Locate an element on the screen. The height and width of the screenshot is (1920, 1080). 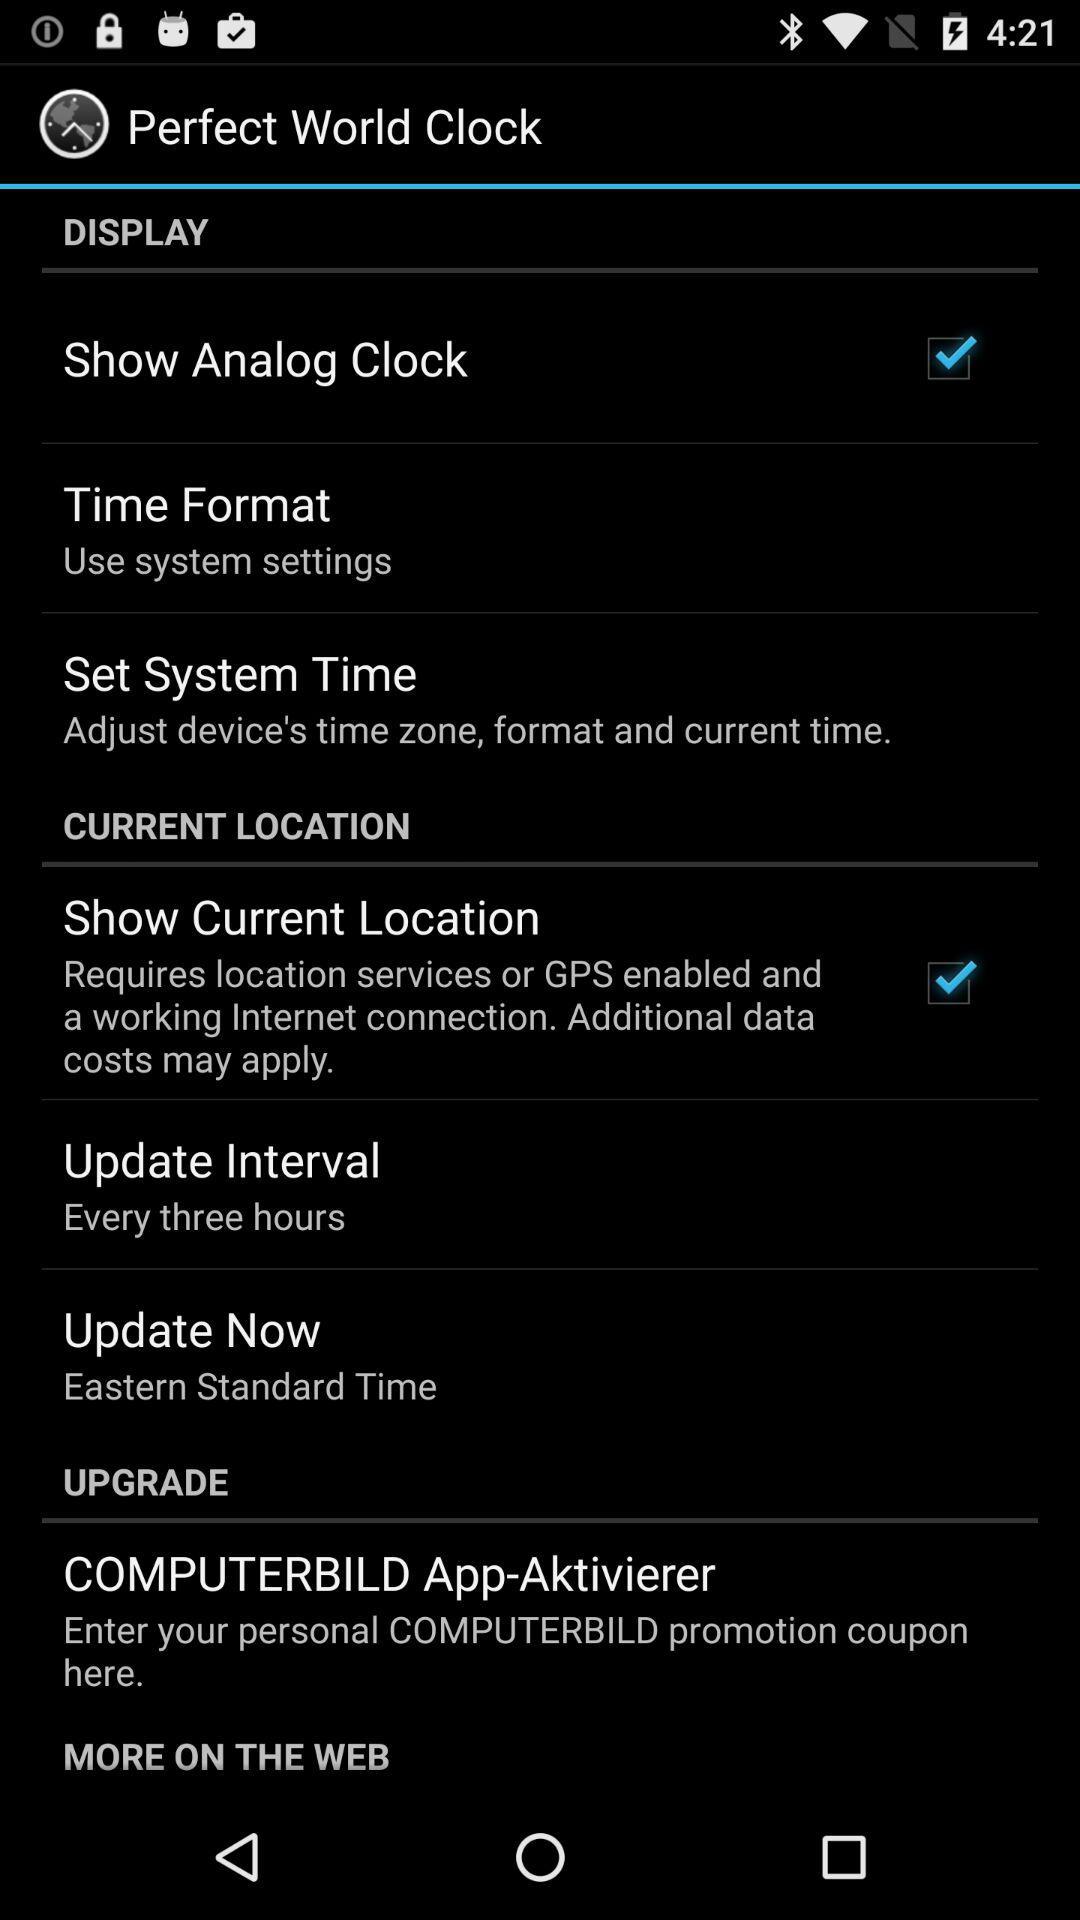
the icon below enter your personal is located at coordinates (540, 1752).